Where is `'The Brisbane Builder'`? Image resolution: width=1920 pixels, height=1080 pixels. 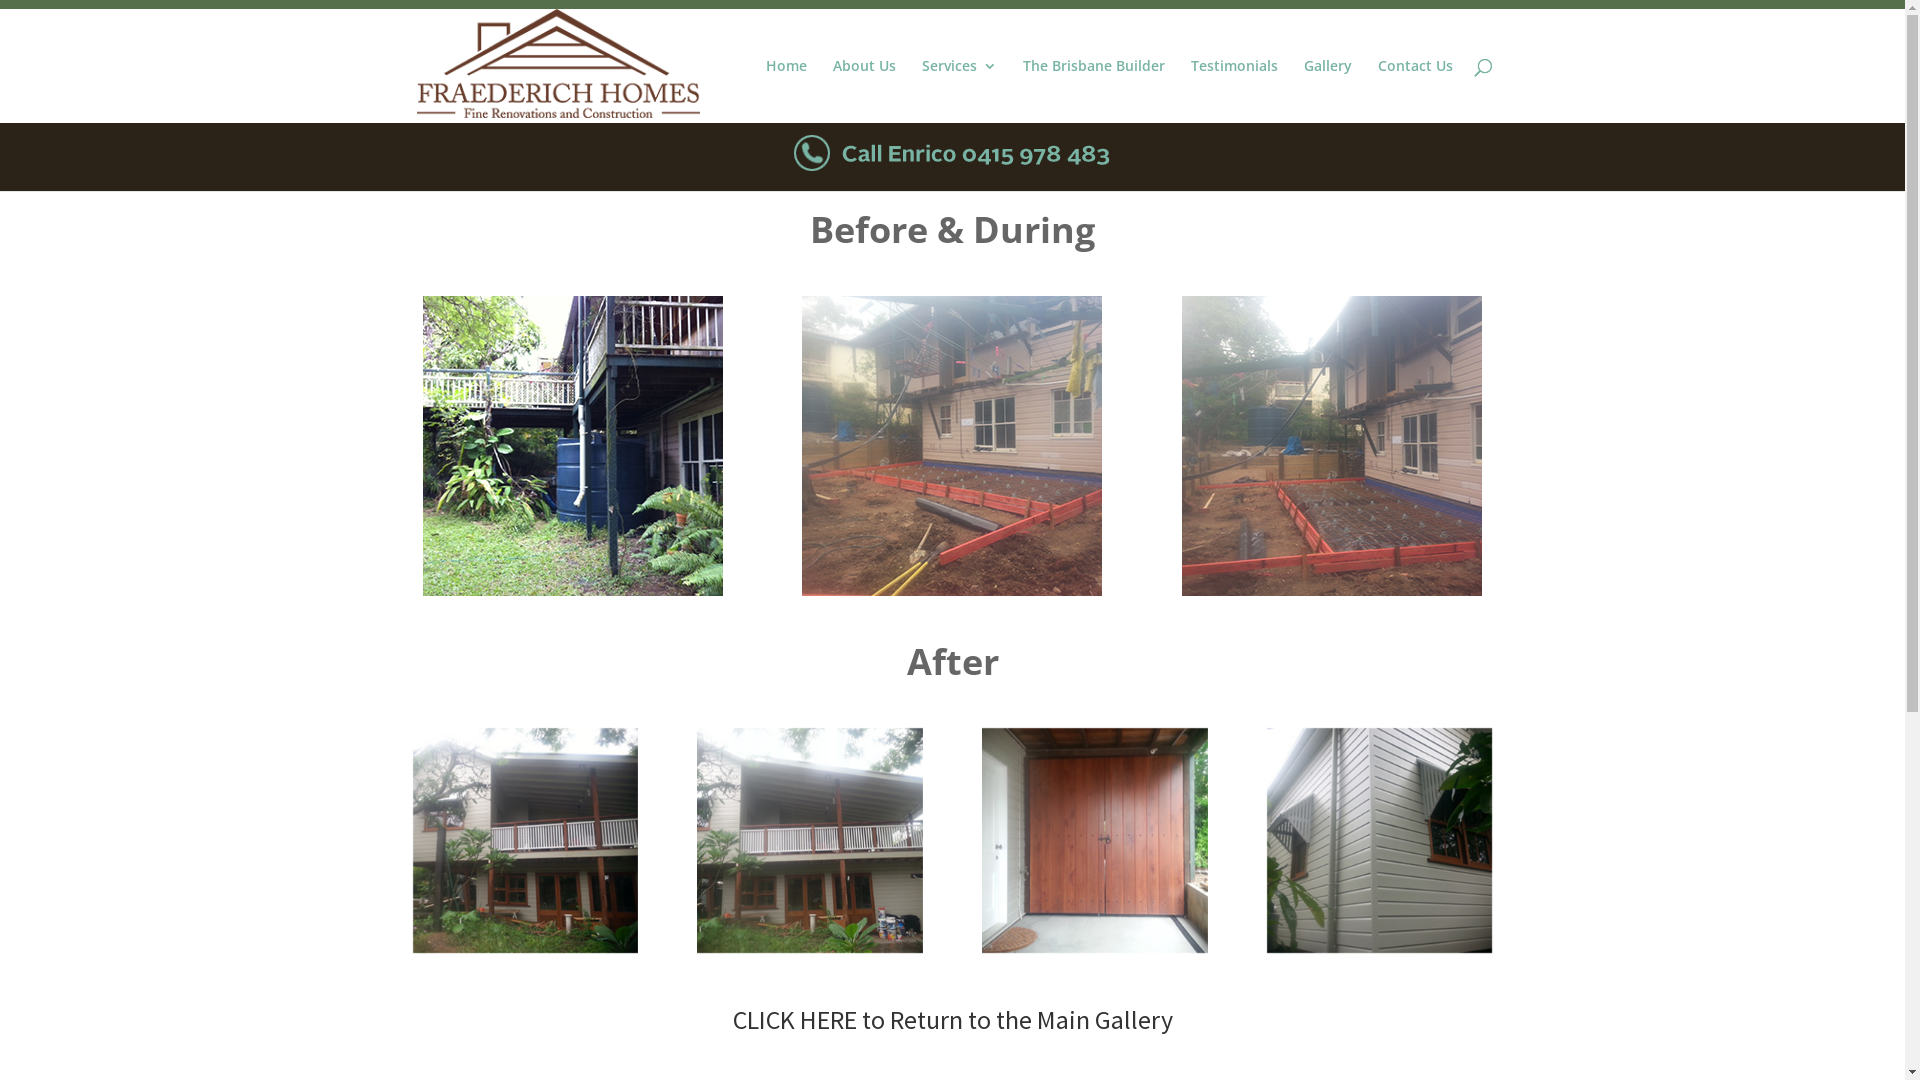
'The Brisbane Builder' is located at coordinates (1092, 91).